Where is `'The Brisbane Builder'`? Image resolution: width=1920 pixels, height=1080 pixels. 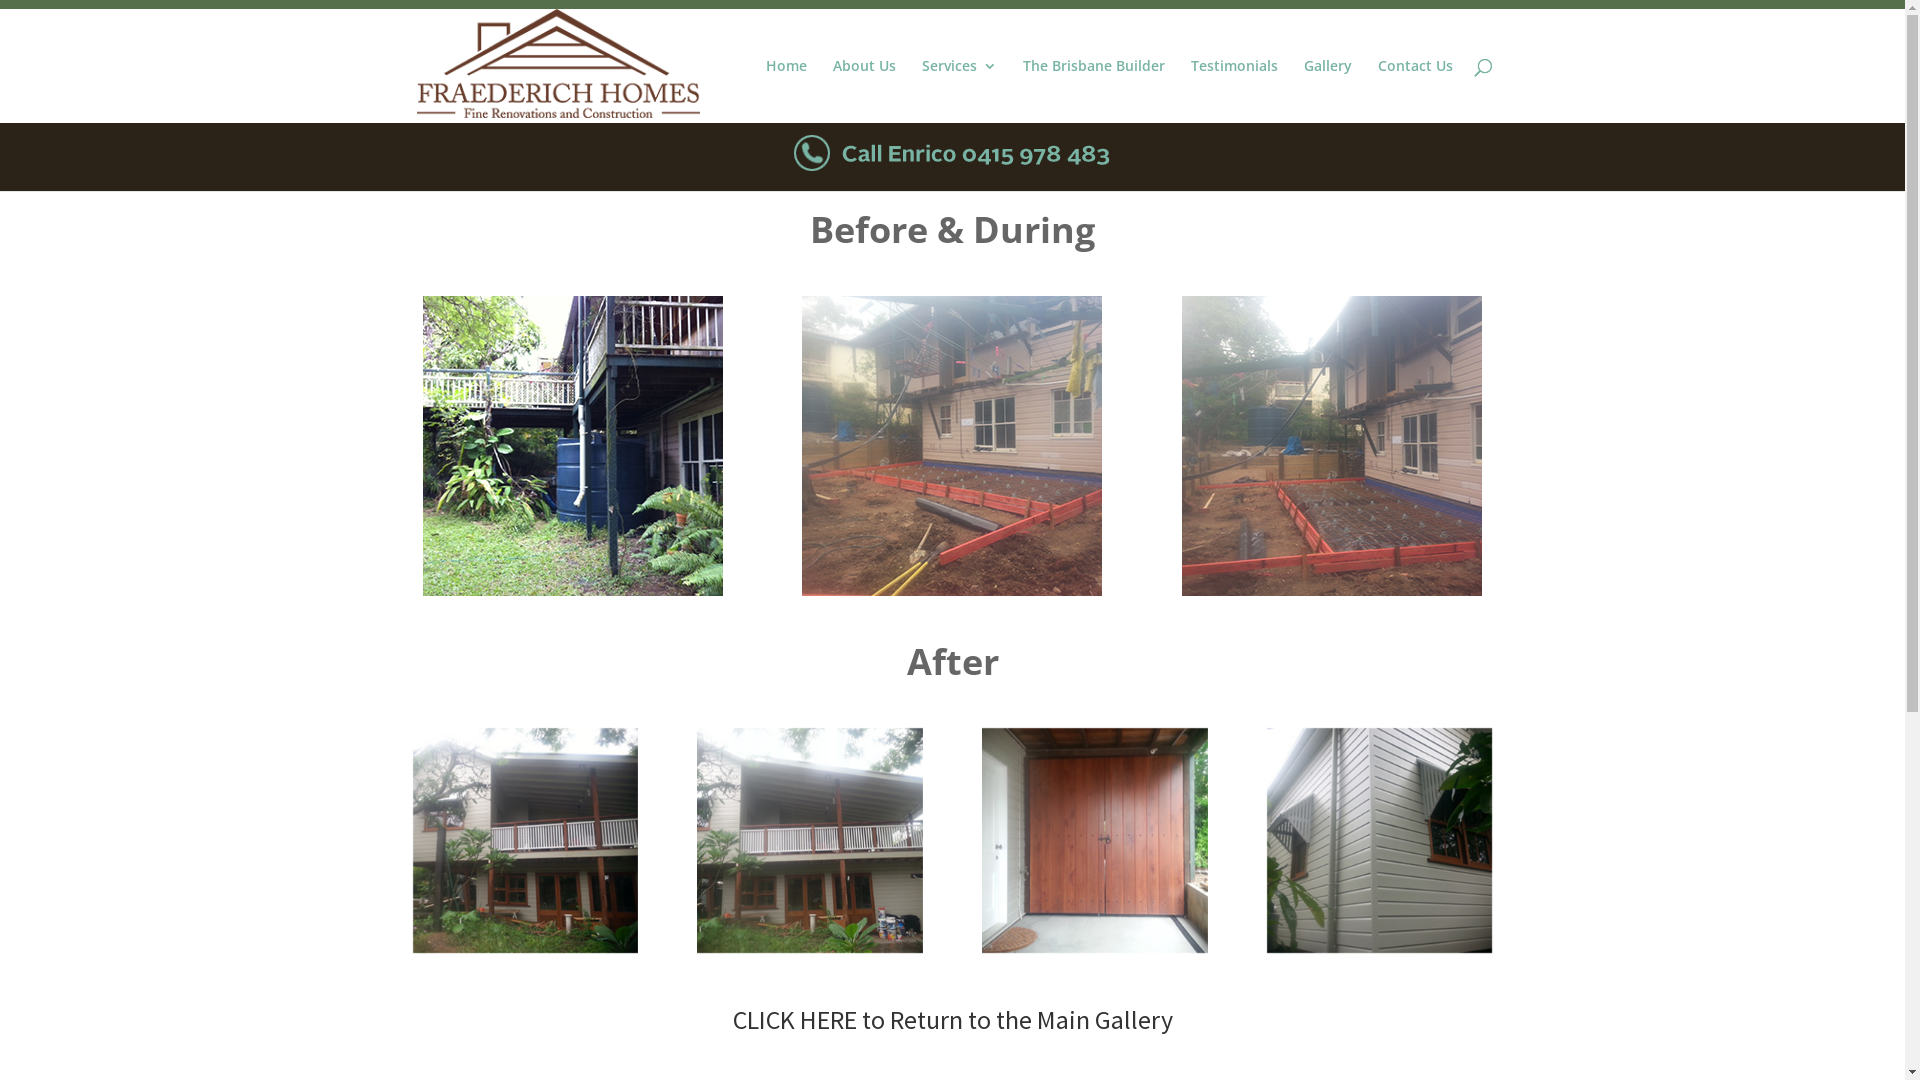
'The Brisbane Builder' is located at coordinates (1092, 91).